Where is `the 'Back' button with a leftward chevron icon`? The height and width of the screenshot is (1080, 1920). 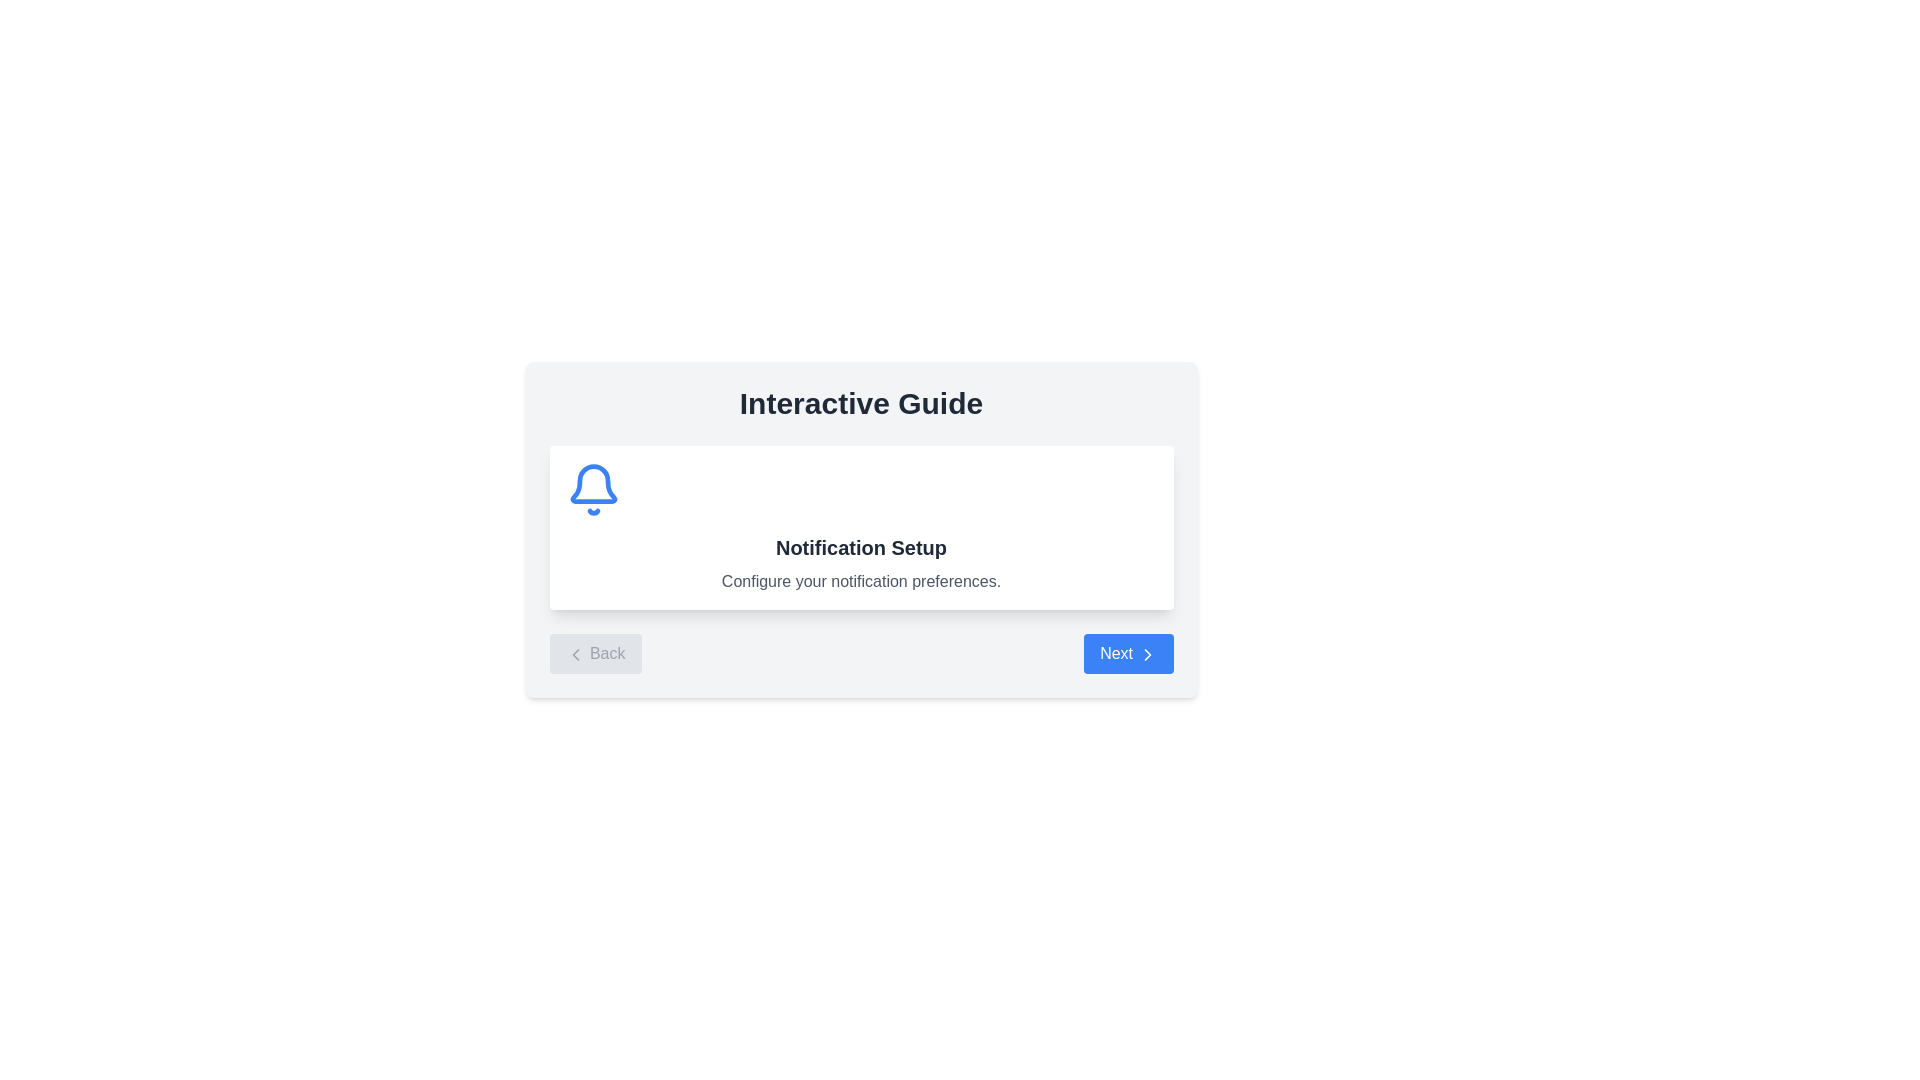 the 'Back' button with a leftward chevron icon is located at coordinates (594, 654).